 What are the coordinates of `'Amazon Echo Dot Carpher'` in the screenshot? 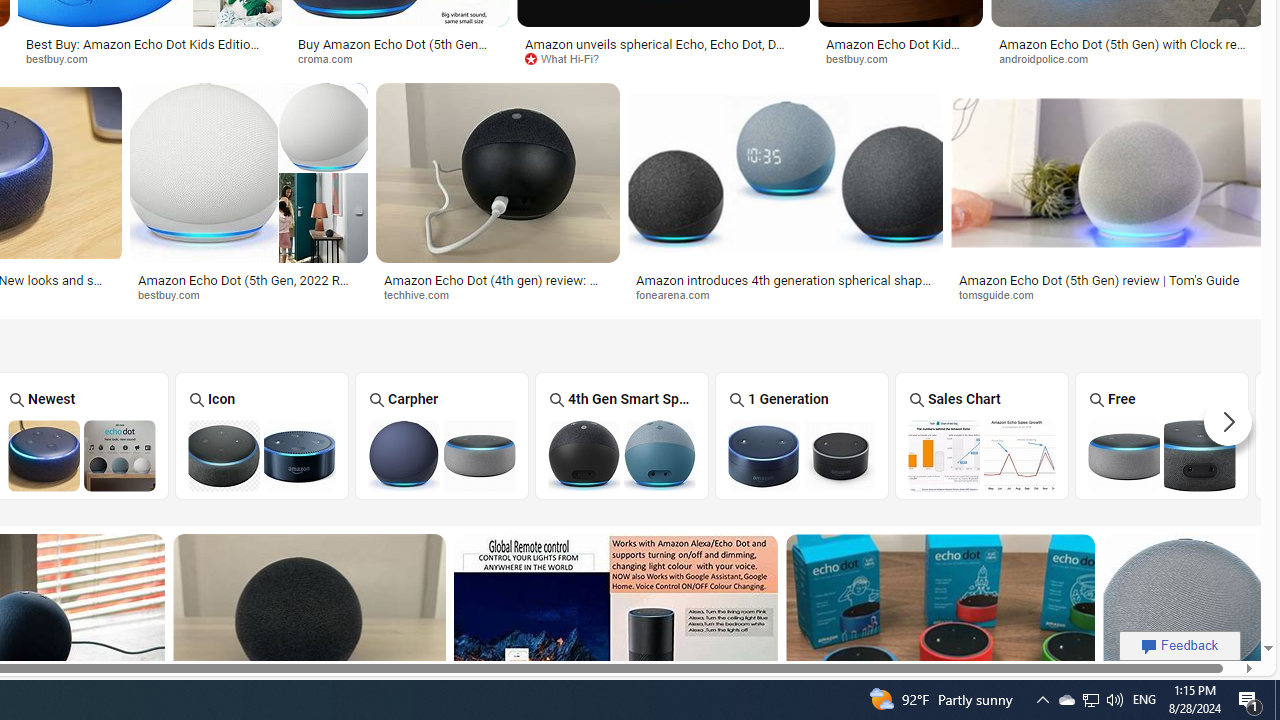 It's located at (440, 455).